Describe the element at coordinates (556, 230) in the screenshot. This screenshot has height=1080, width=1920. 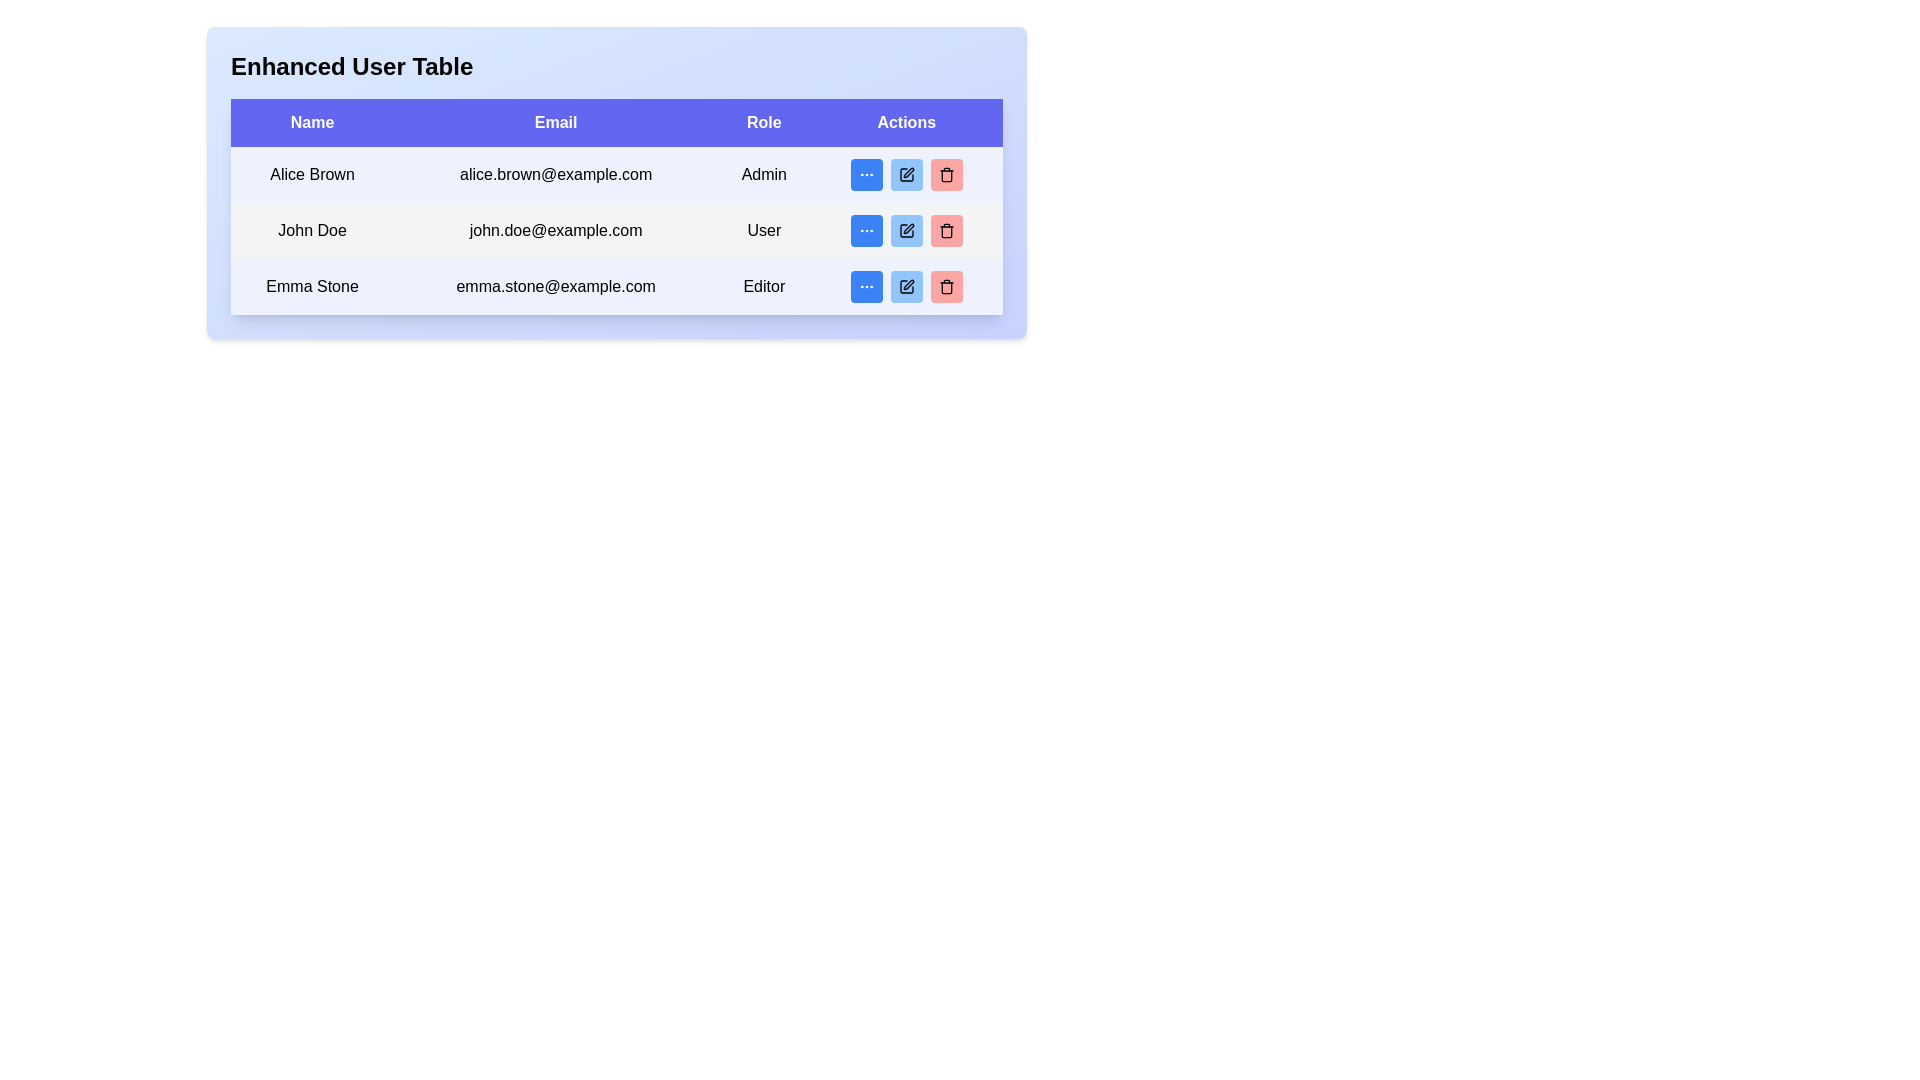
I see `the email address 'john.doe@example.com' displayed in black text within the second row of the table under the email header` at that location.